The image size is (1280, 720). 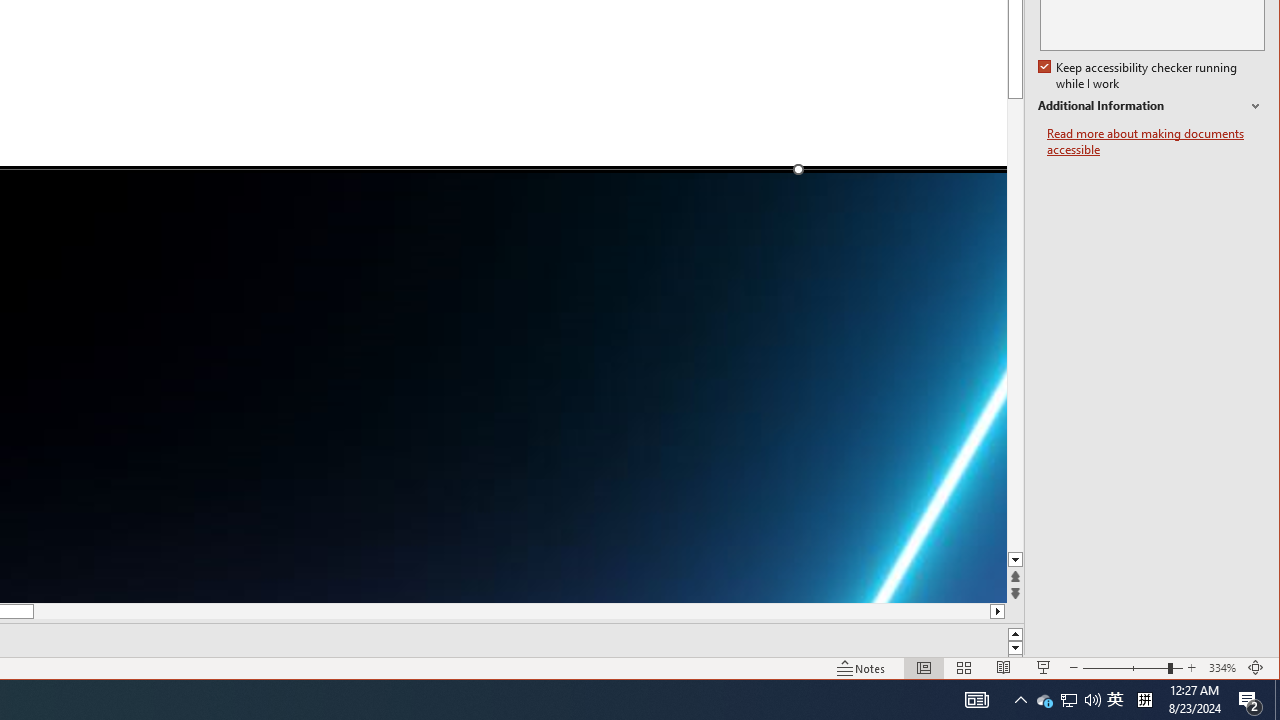 What do you see at coordinates (1191, 668) in the screenshot?
I see `'Zoom In'` at bounding box center [1191, 668].